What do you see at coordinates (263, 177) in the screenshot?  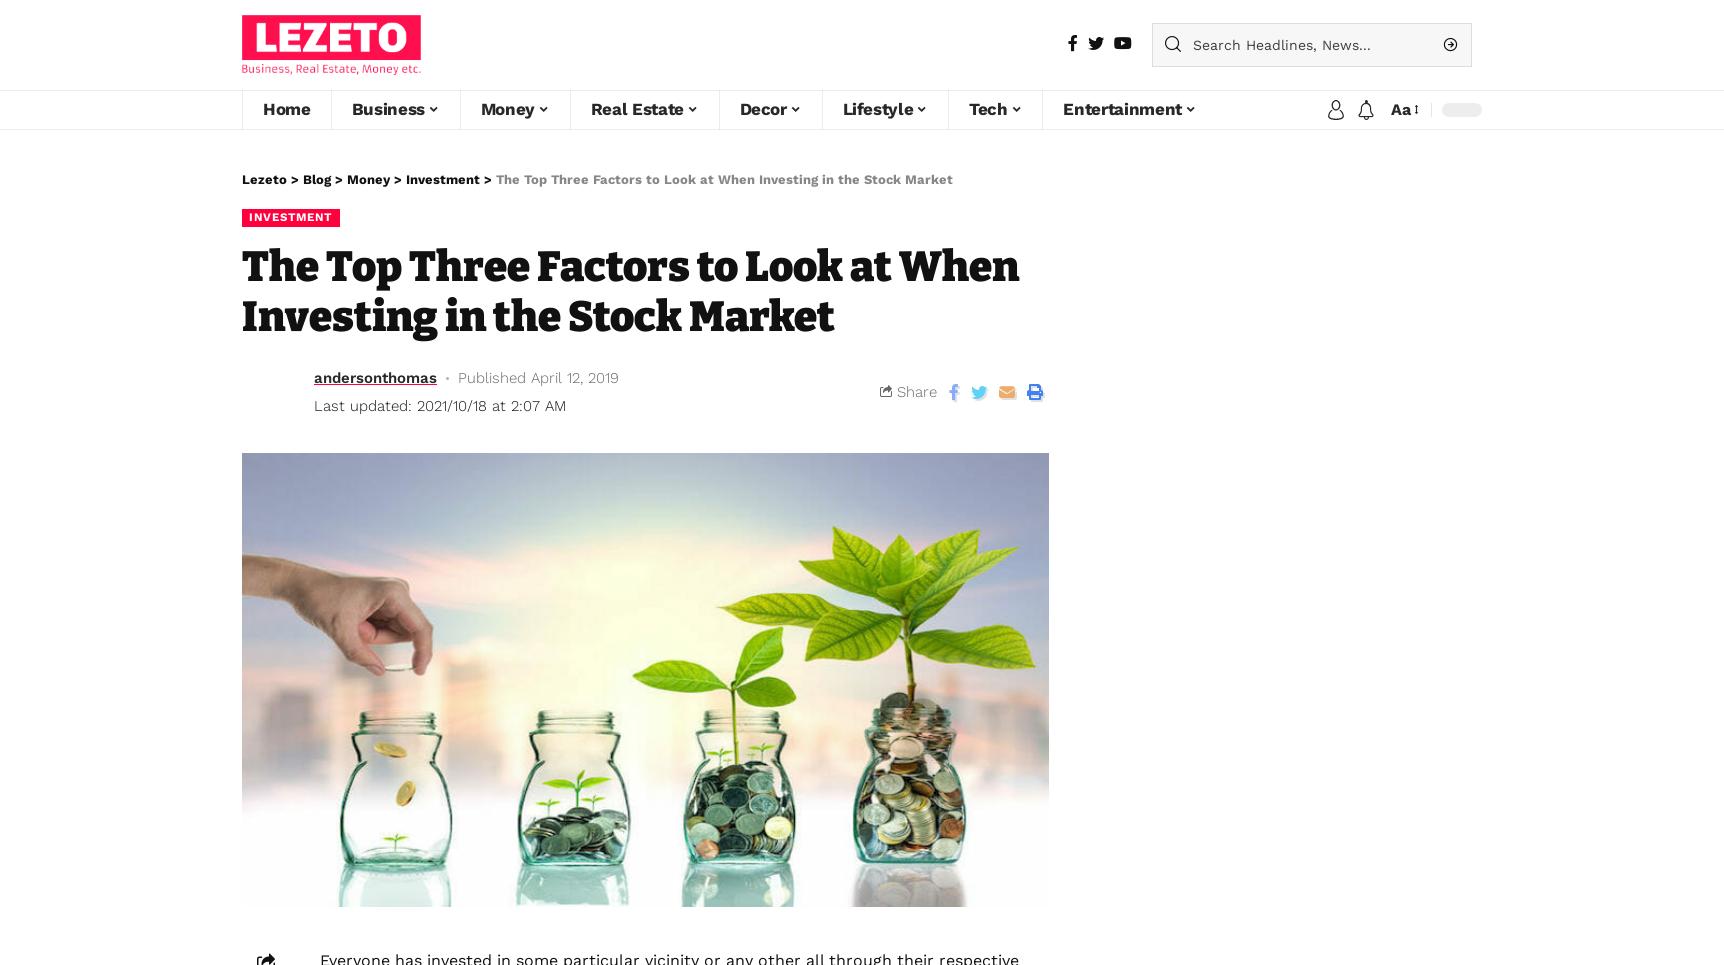 I see `'Lezeto'` at bounding box center [263, 177].